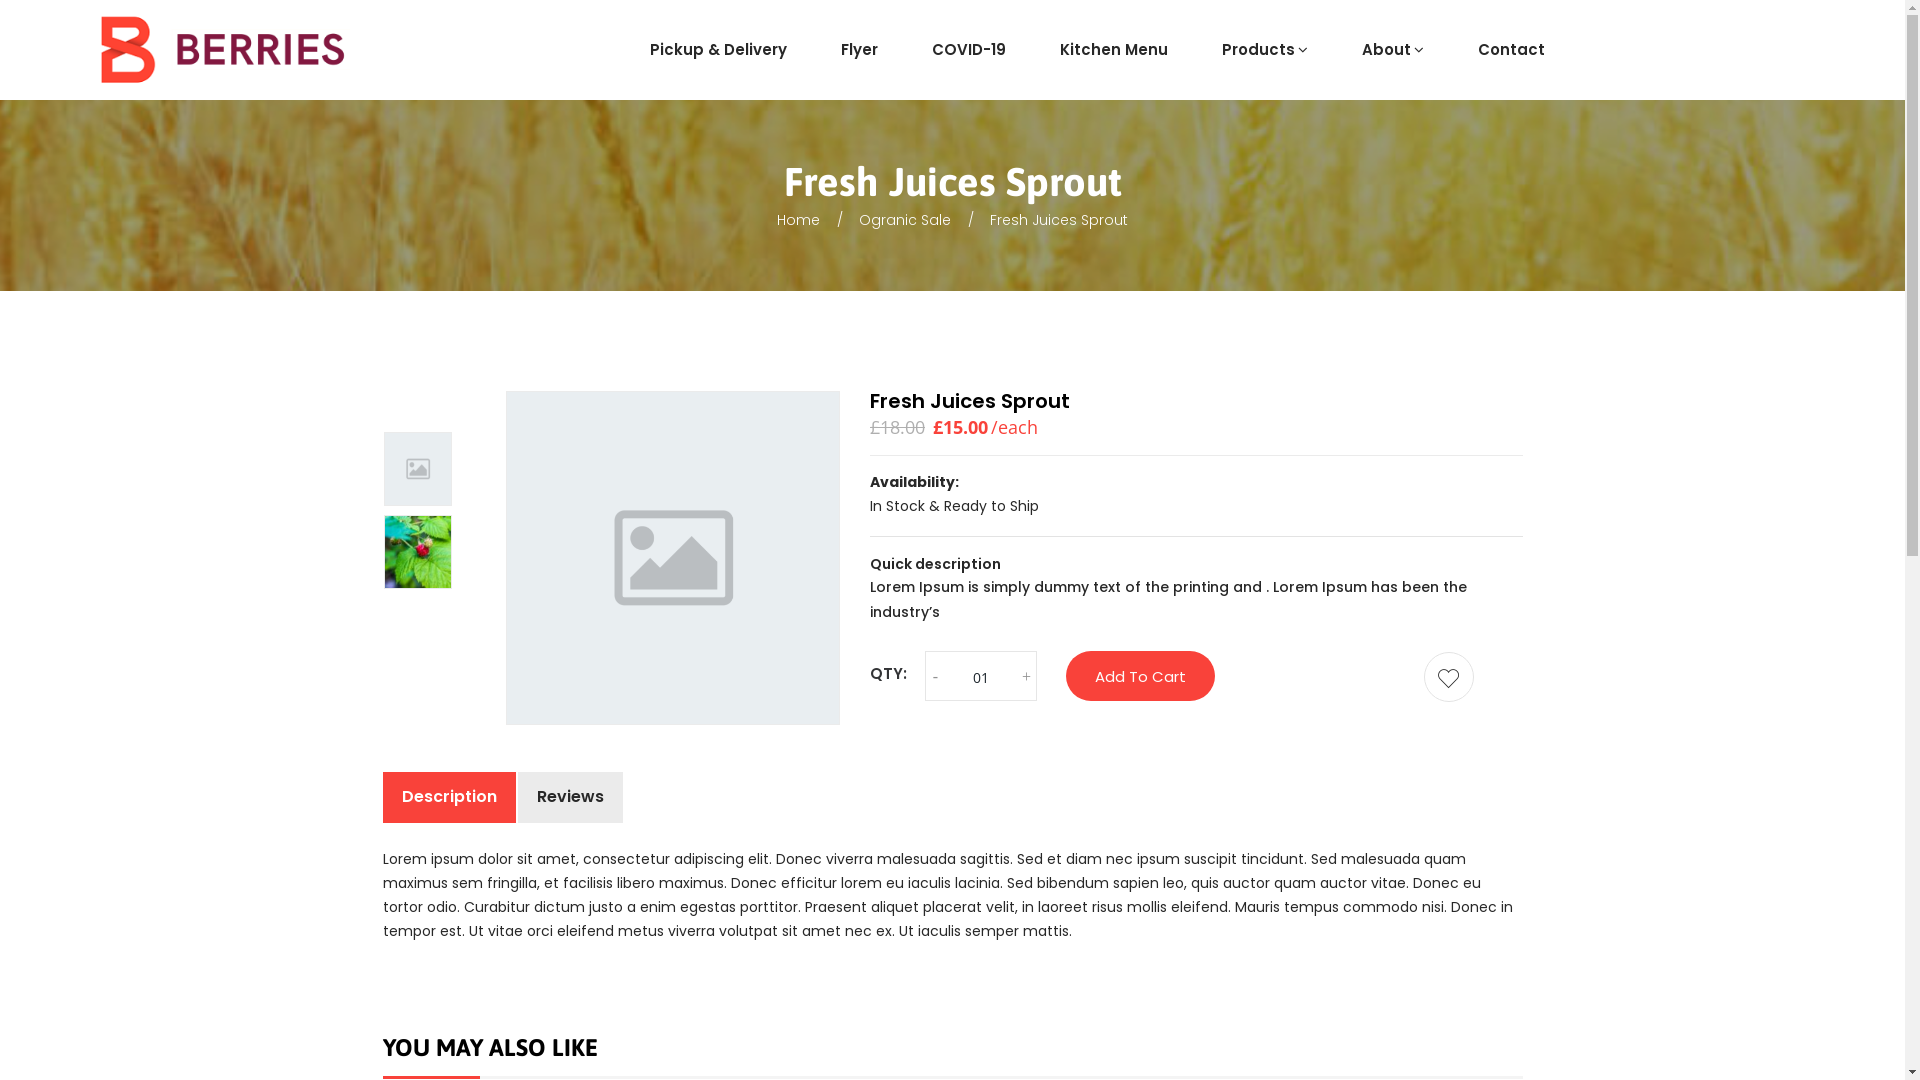  Describe the element at coordinates (1017, 676) in the screenshot. I see `'+'` at that location.